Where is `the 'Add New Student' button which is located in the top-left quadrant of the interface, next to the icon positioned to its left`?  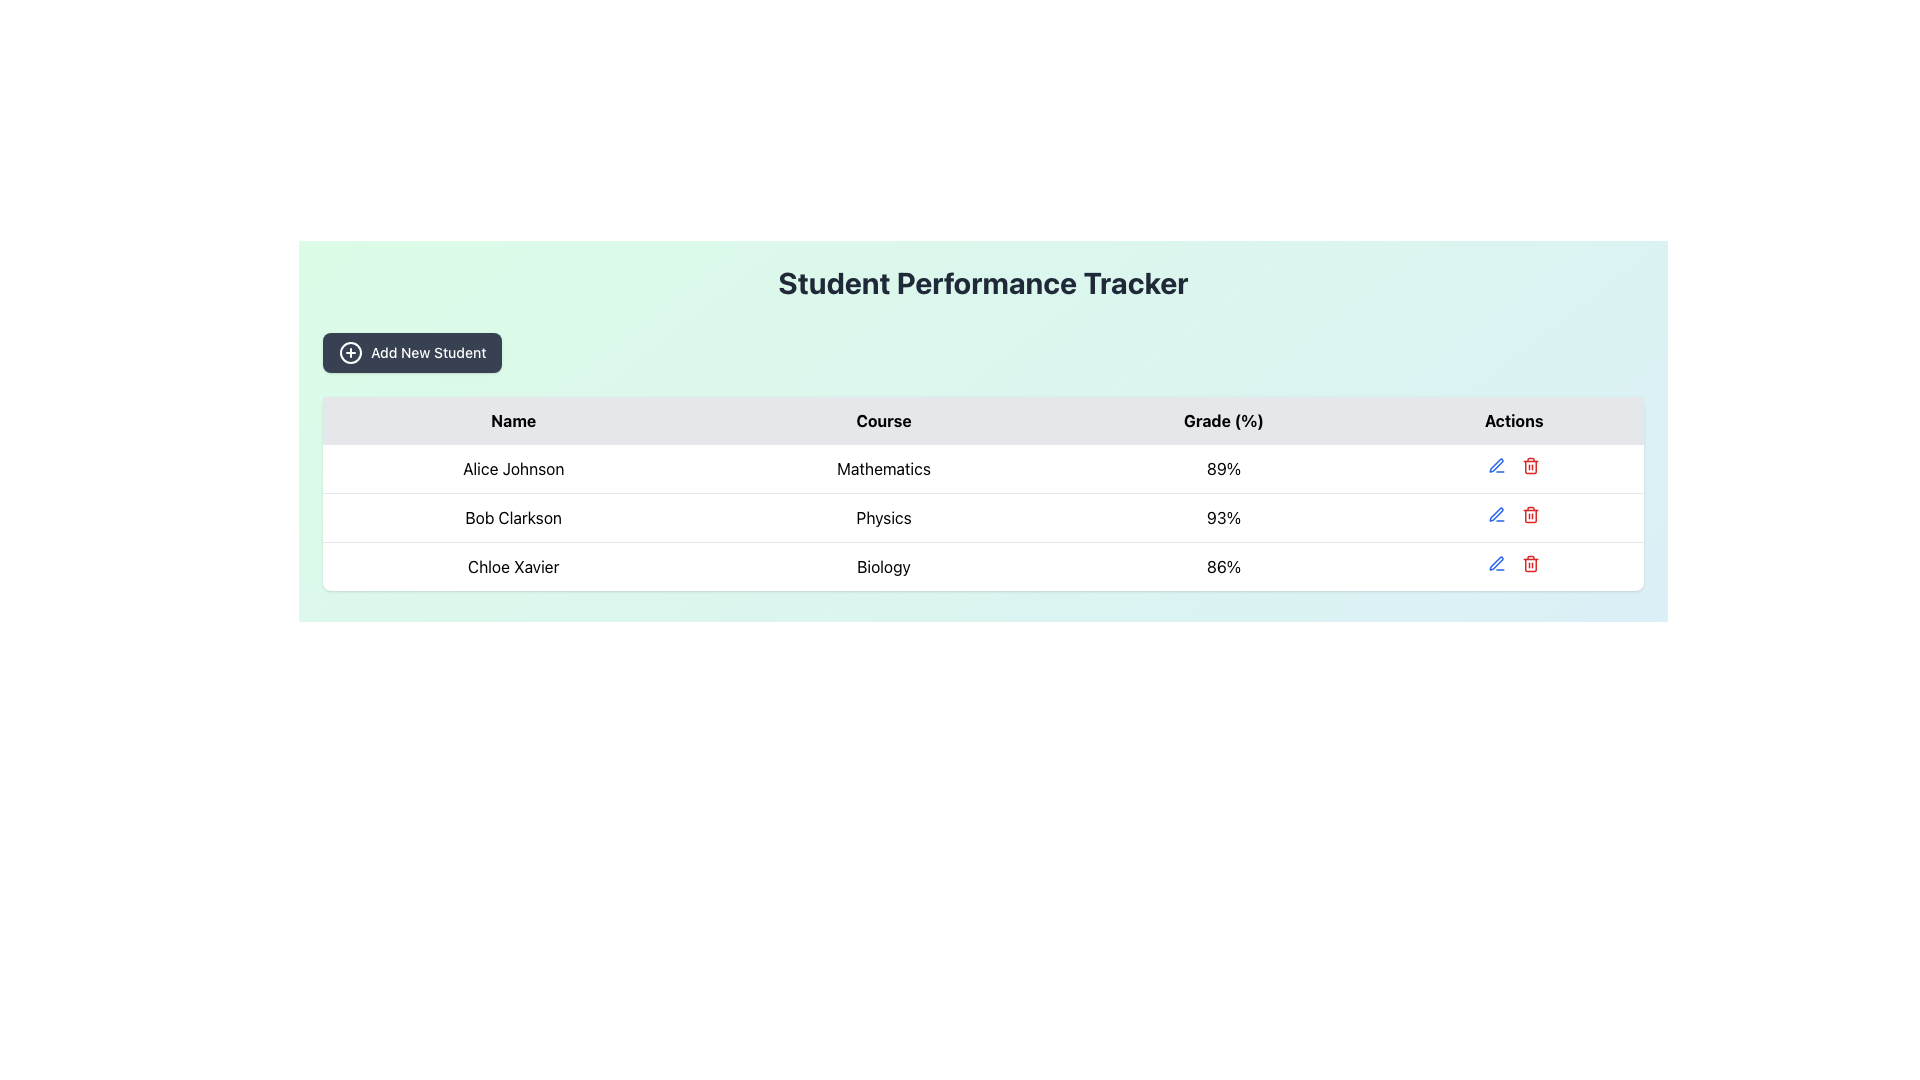 the 'Add New Student' button which is located in the top-left quadrant of the interface, next to the icon positioned to its left is located at coordinates (350, 352).